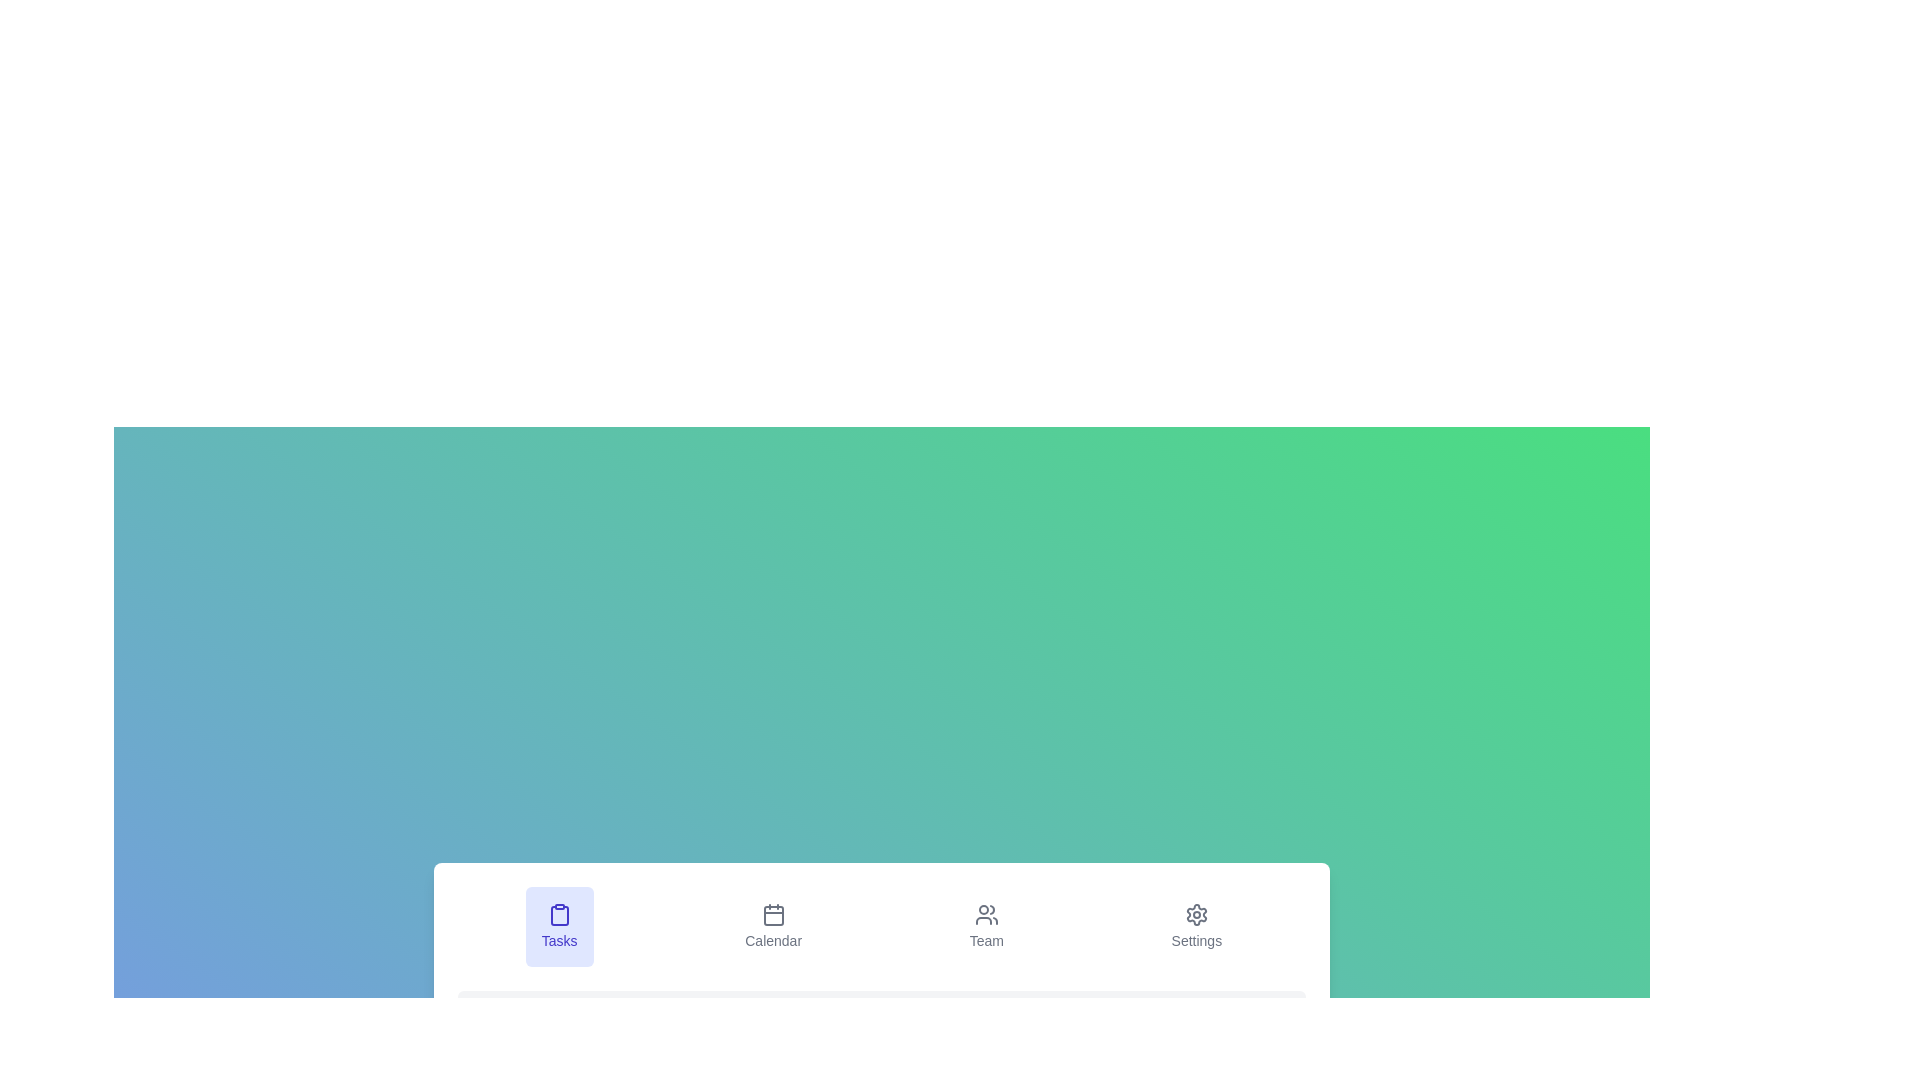 The height and width of the screenshot is (1080, 1920). I want to click on the non-interactive informational display located at the bottom of the interface, which provides context or guidance related to task management, so click(881, 1018).